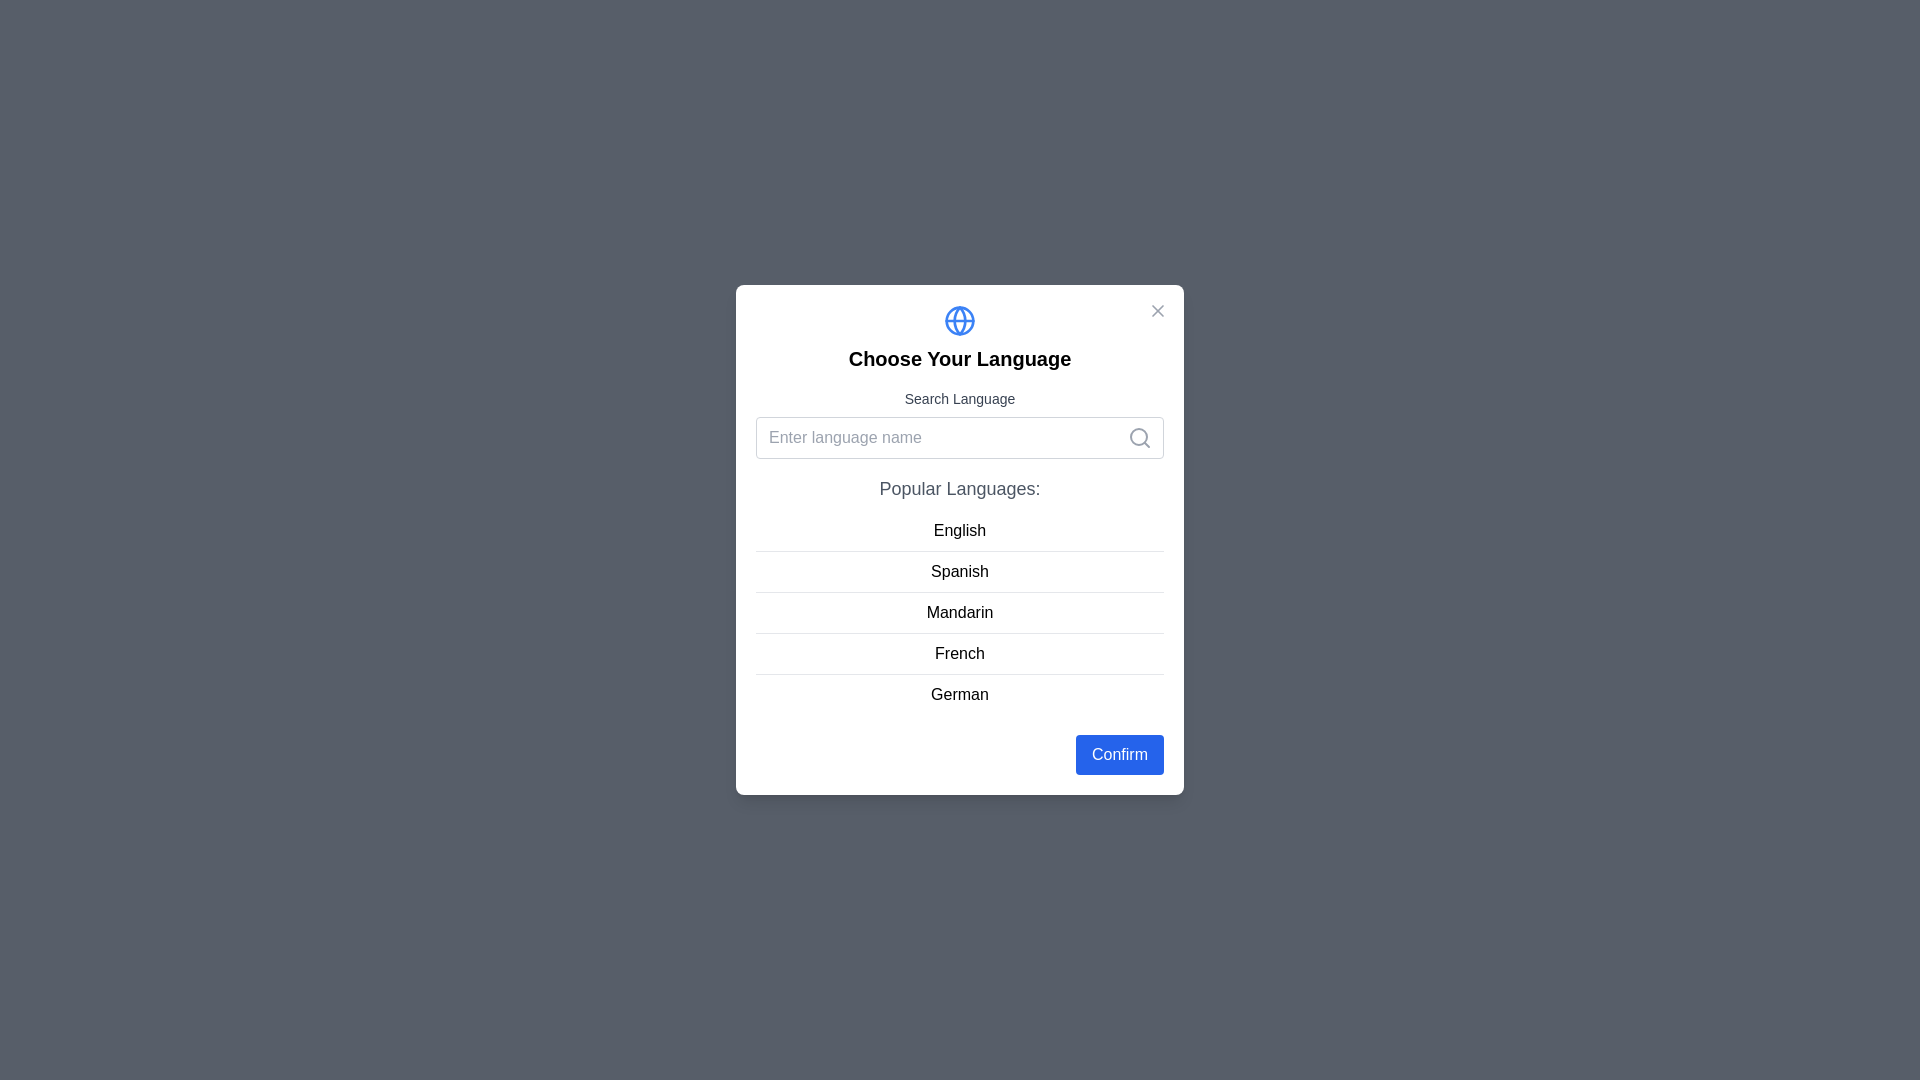  I want to click on the 'Confirm' button to confirm the selected language, so click(1118, 755).